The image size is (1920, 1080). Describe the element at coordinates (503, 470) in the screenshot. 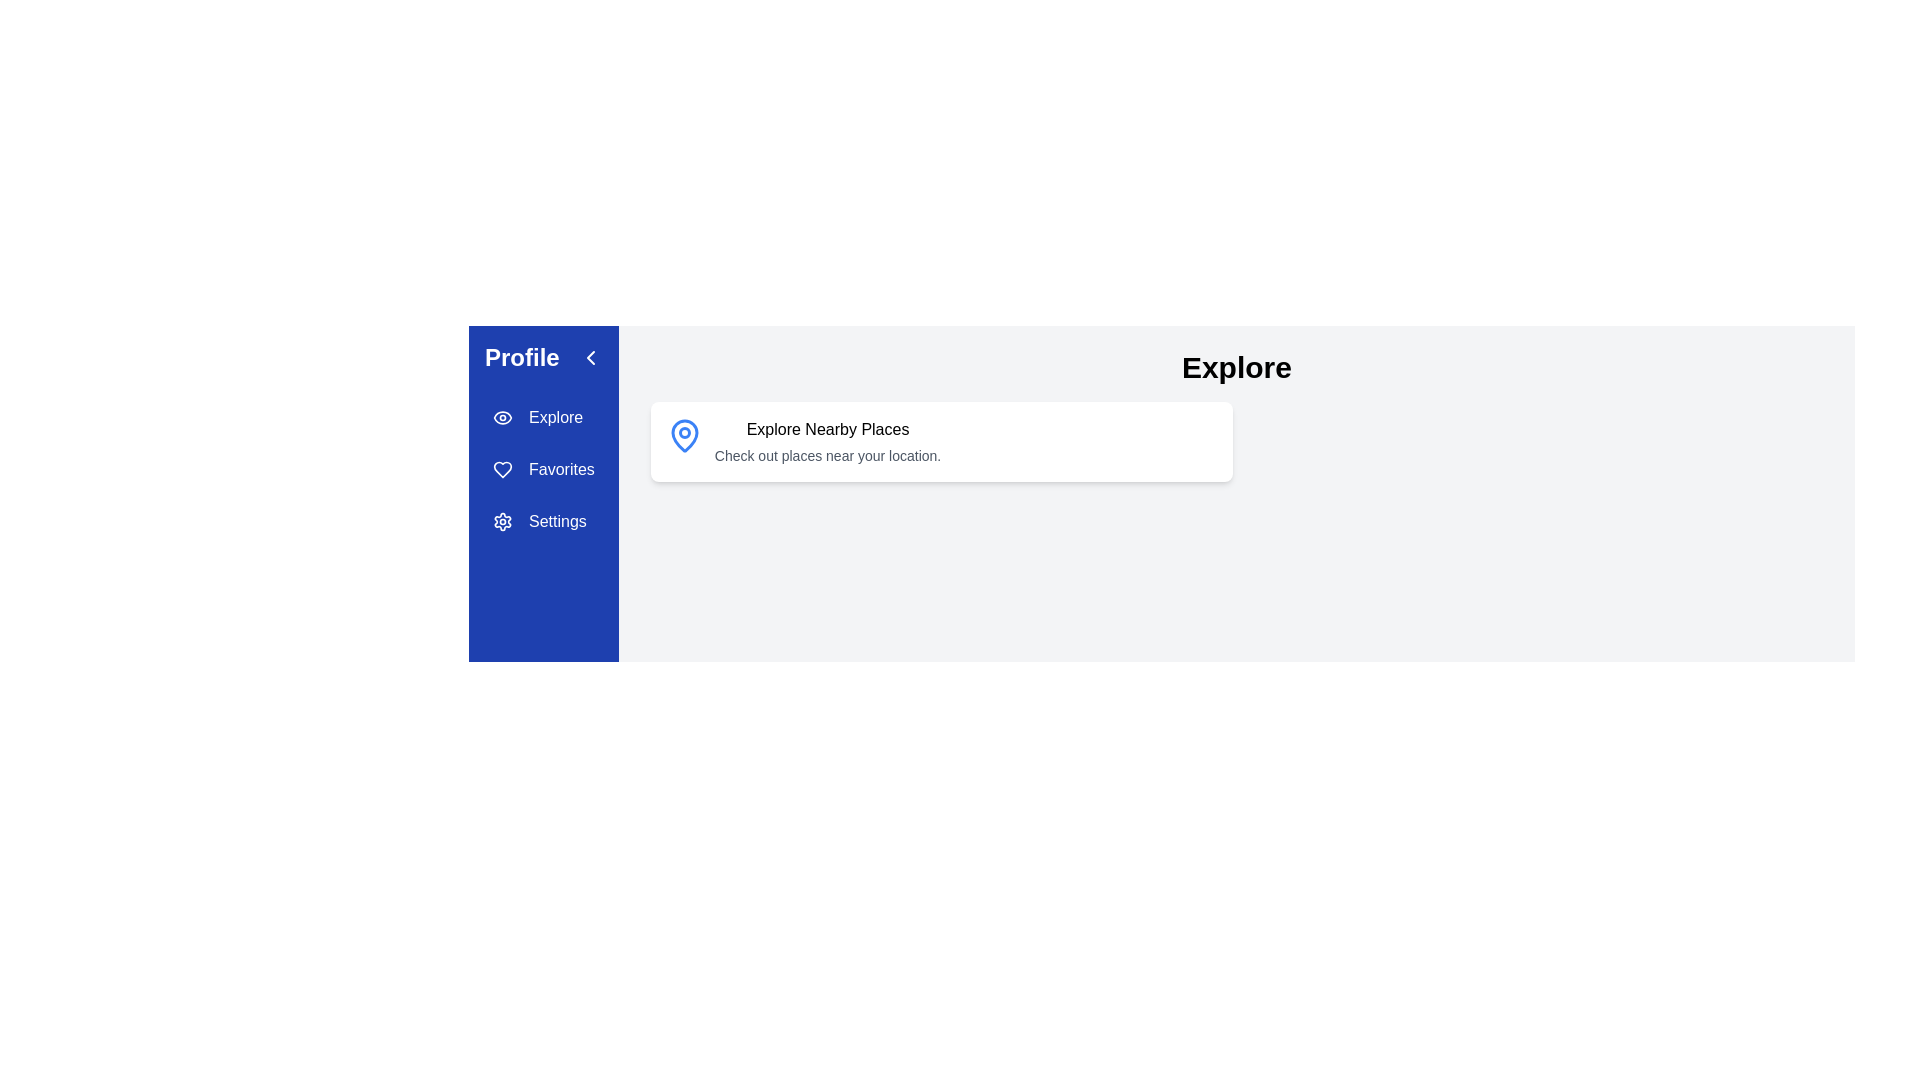

I see `the heart icon representing the 'Favorites' section in the navigation bar, located to the left of the 'Favorites' label` at that location.